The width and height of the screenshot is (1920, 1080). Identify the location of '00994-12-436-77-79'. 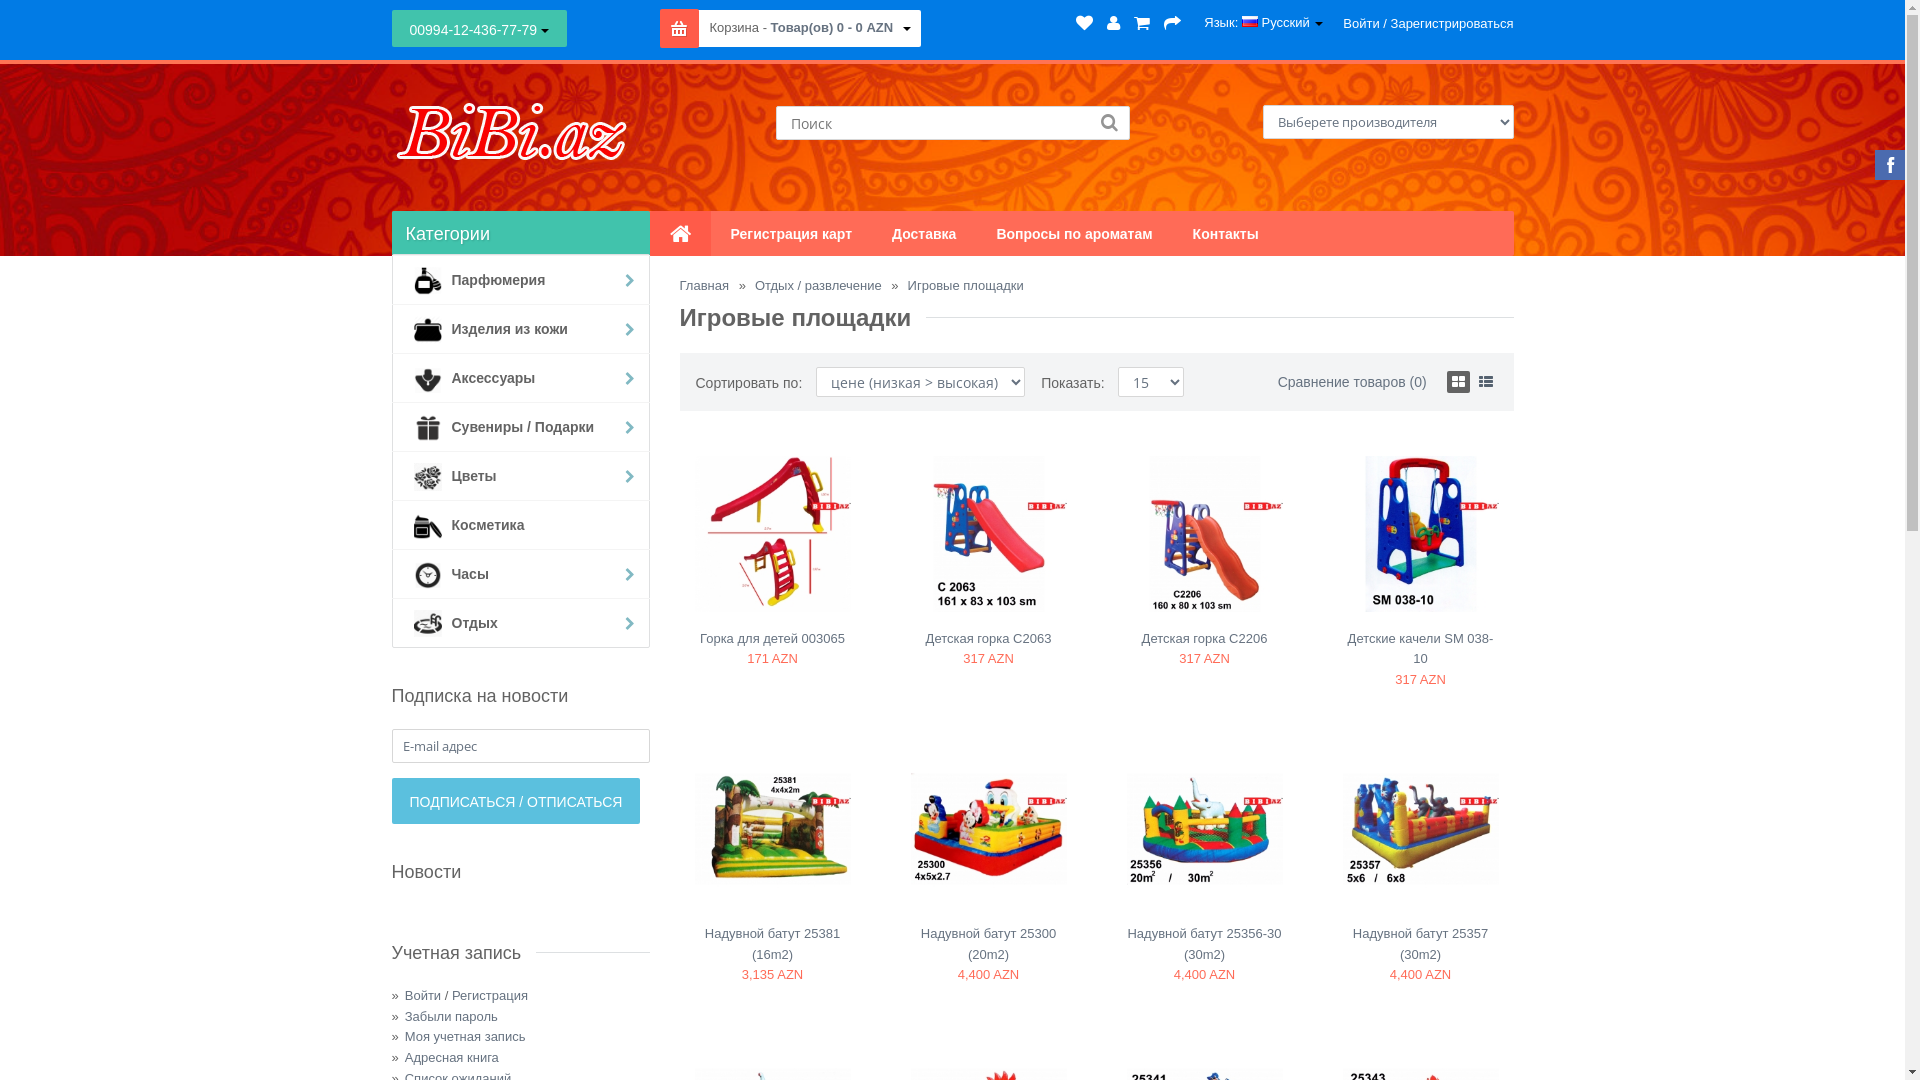
(480, 28).